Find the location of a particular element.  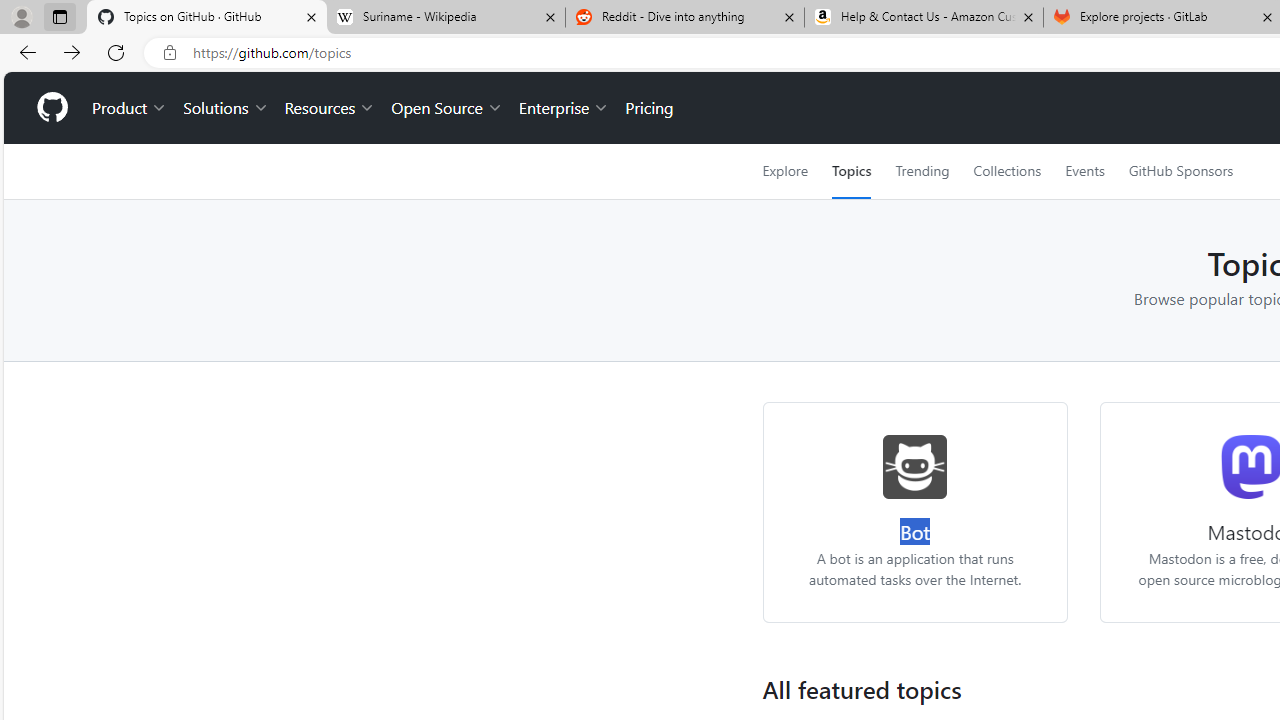

'Product' is located at coordinates (129, 108).